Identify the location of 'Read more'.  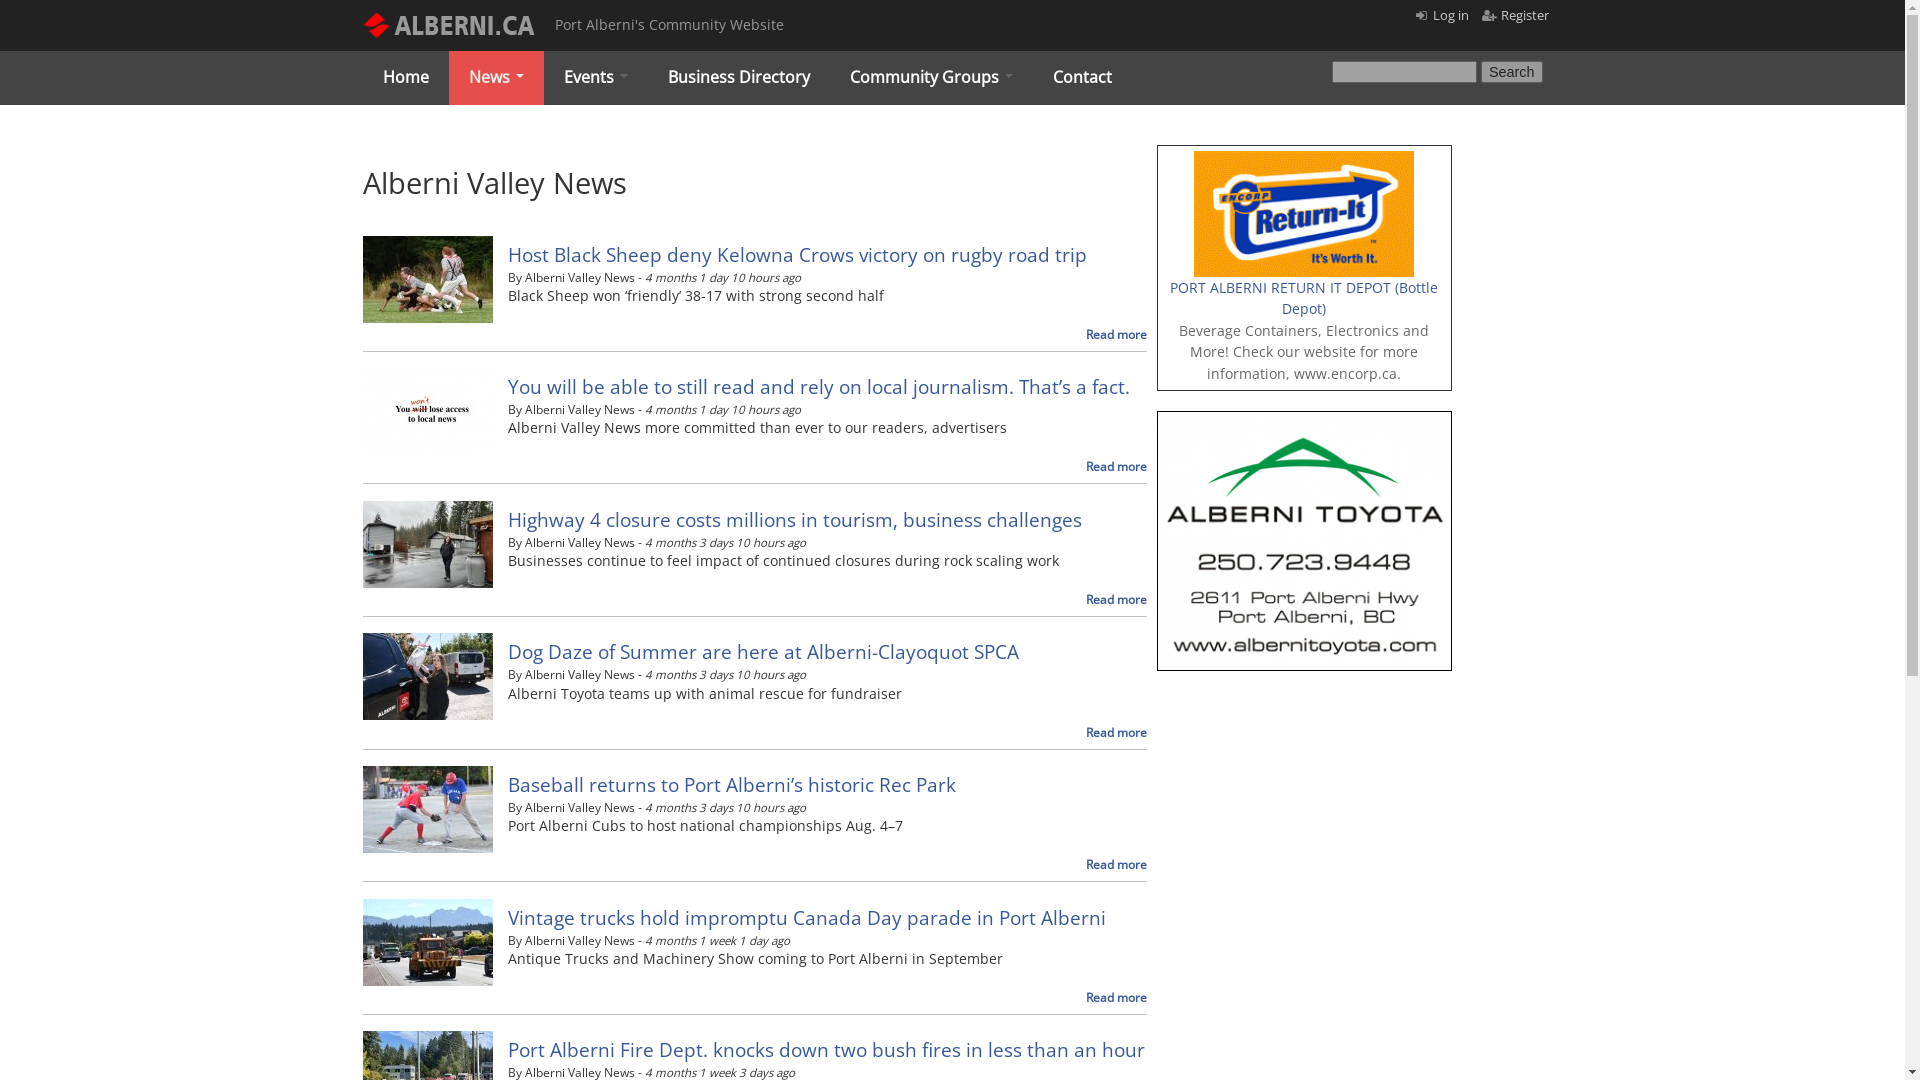
(1115, 863).